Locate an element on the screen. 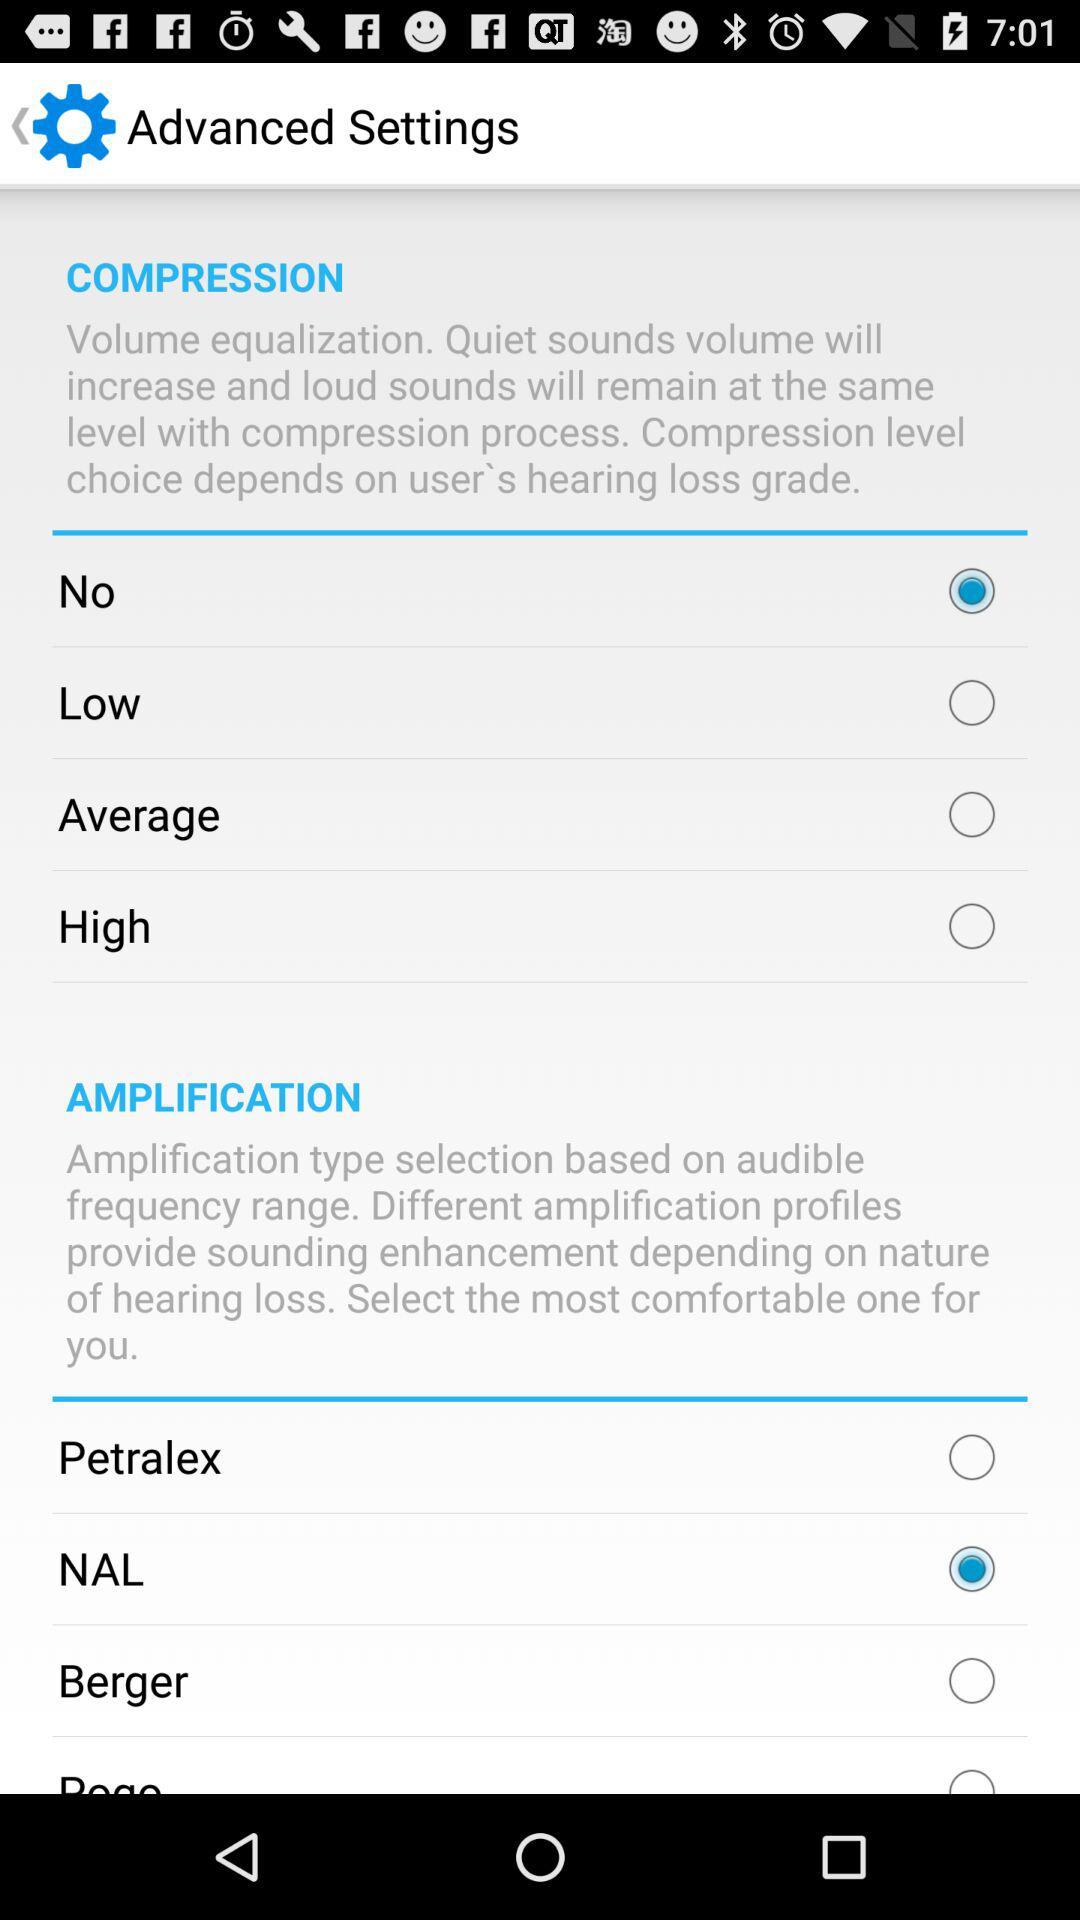  average compression is located at coordinates (971, 814).